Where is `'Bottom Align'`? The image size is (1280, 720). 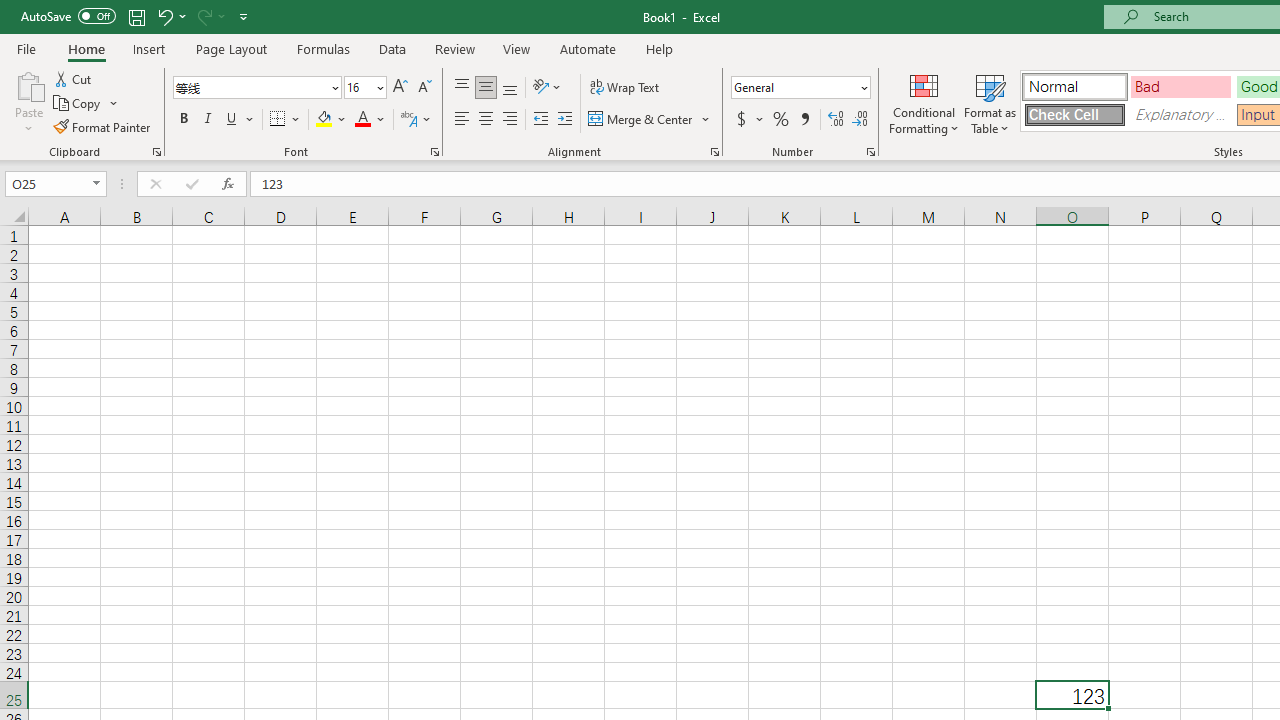 'Bottom Align' is located at coordinates (510, 86).